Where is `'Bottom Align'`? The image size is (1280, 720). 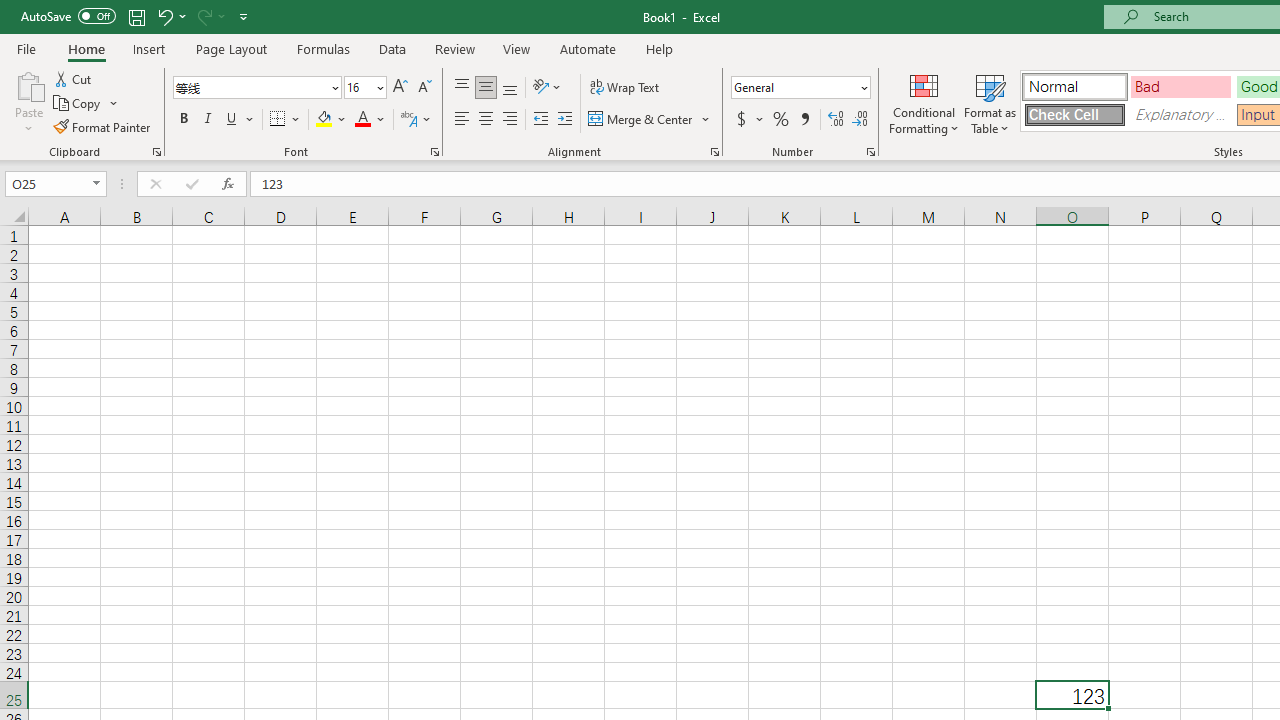 'Bottom Align' is located at coordinates (510, 86).